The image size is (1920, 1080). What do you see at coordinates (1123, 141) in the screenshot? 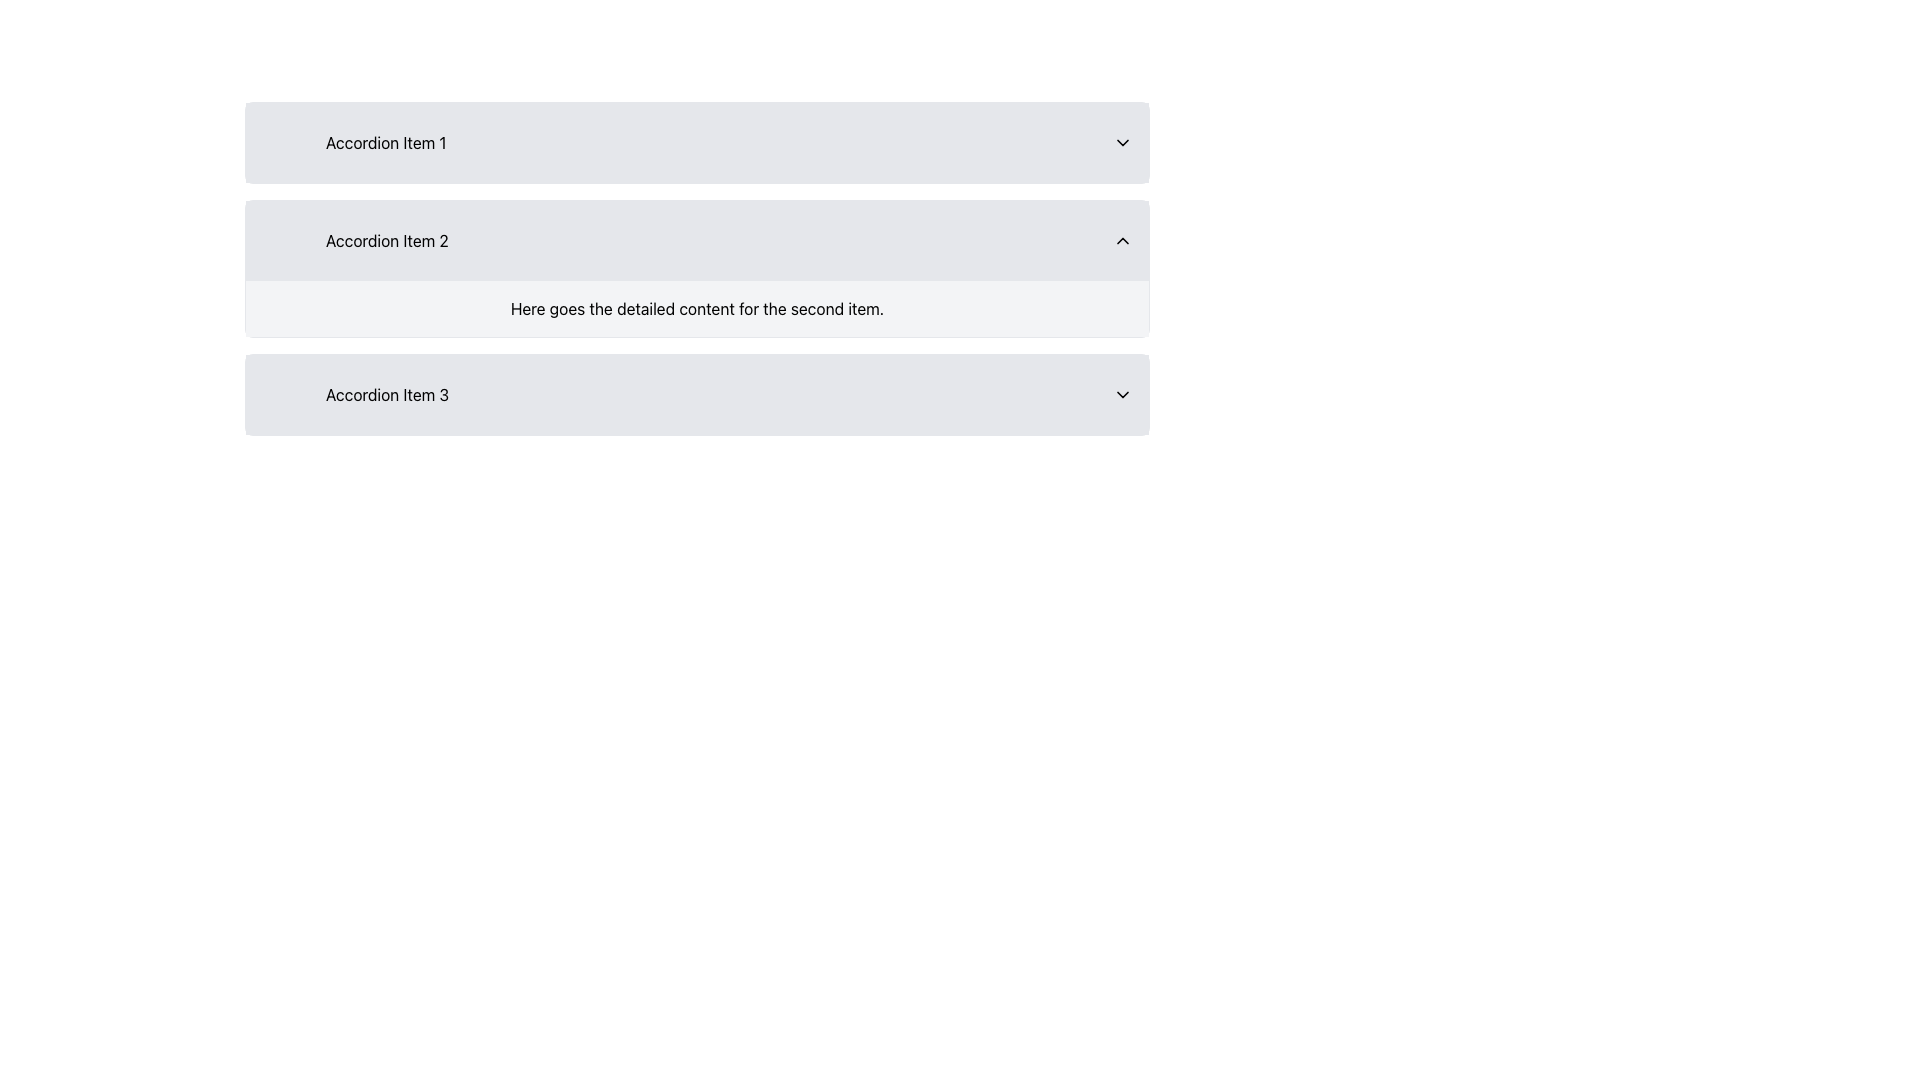
I see `the chevron-down icon in the first accordion header labeled 'Accordion Item 1'` at bounding box center [1123, 141].